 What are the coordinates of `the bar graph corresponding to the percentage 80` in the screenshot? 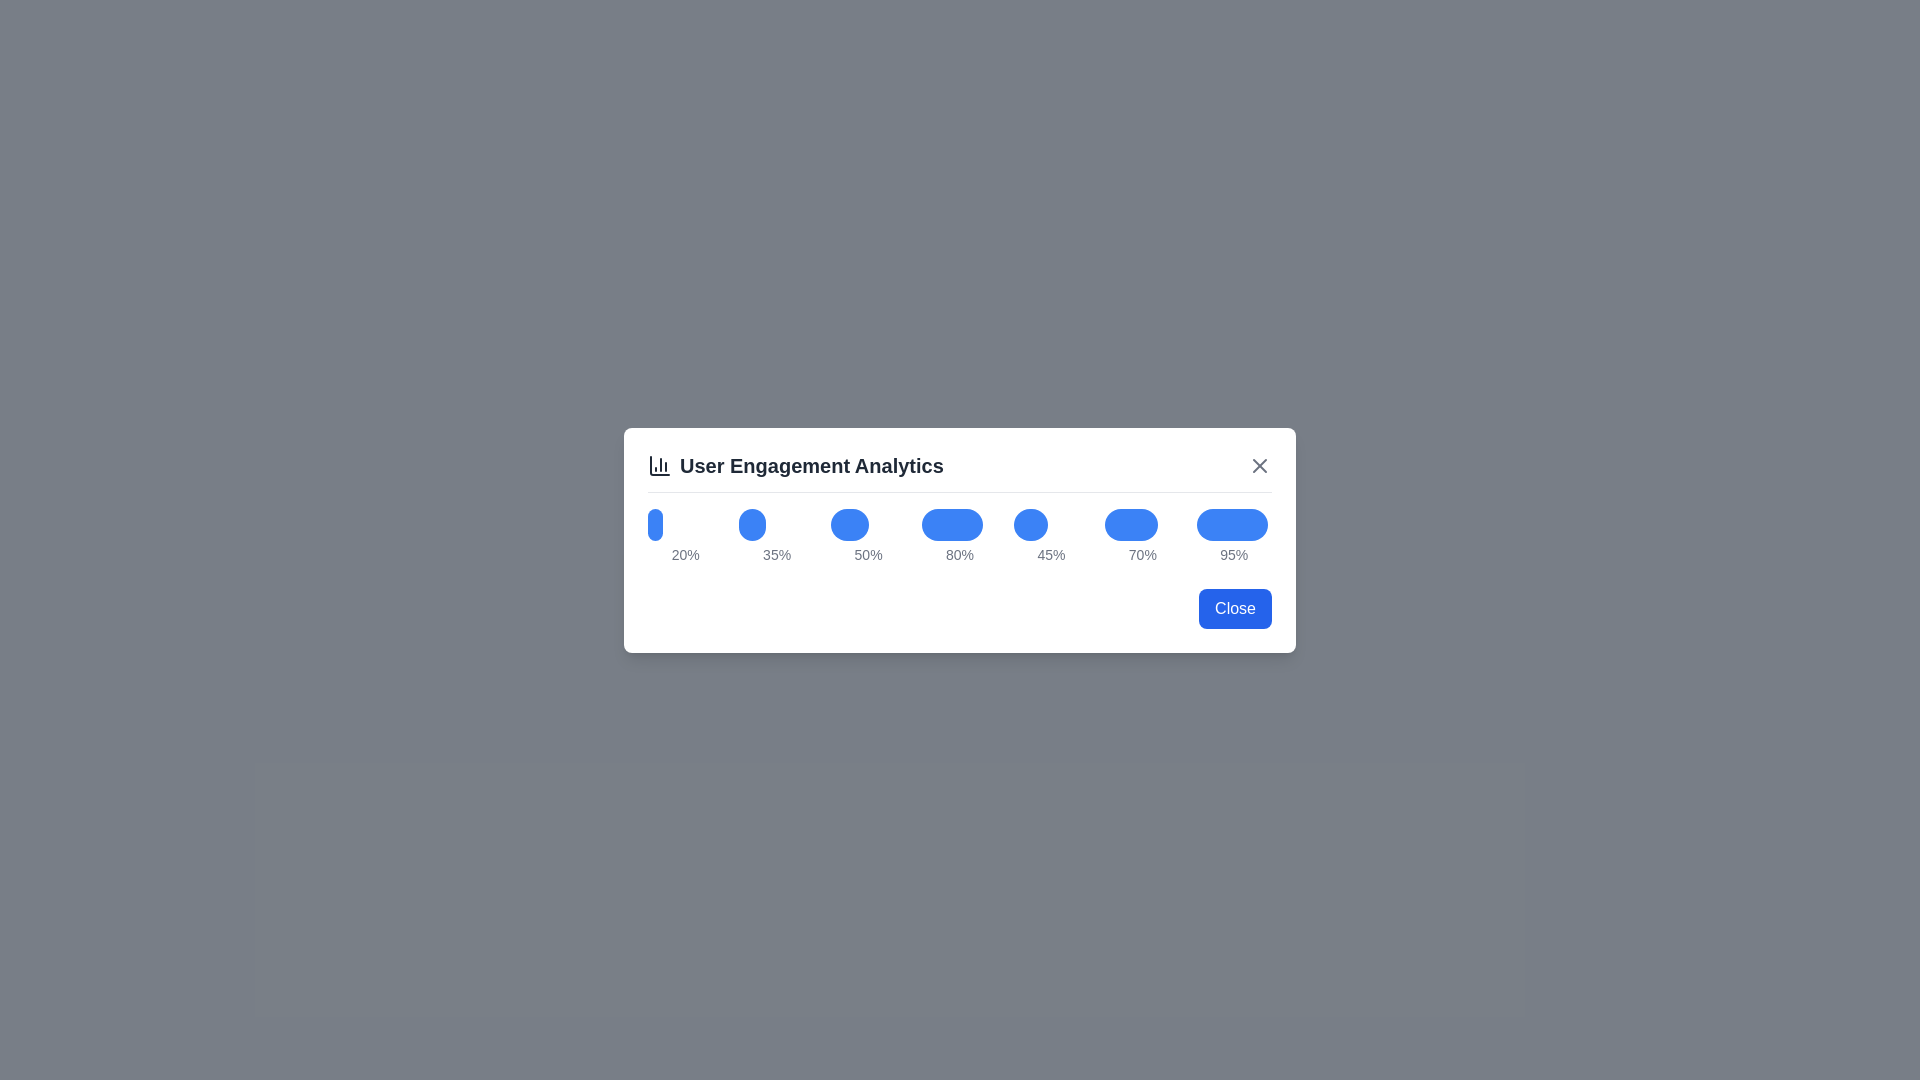 It's located at (951, 523).